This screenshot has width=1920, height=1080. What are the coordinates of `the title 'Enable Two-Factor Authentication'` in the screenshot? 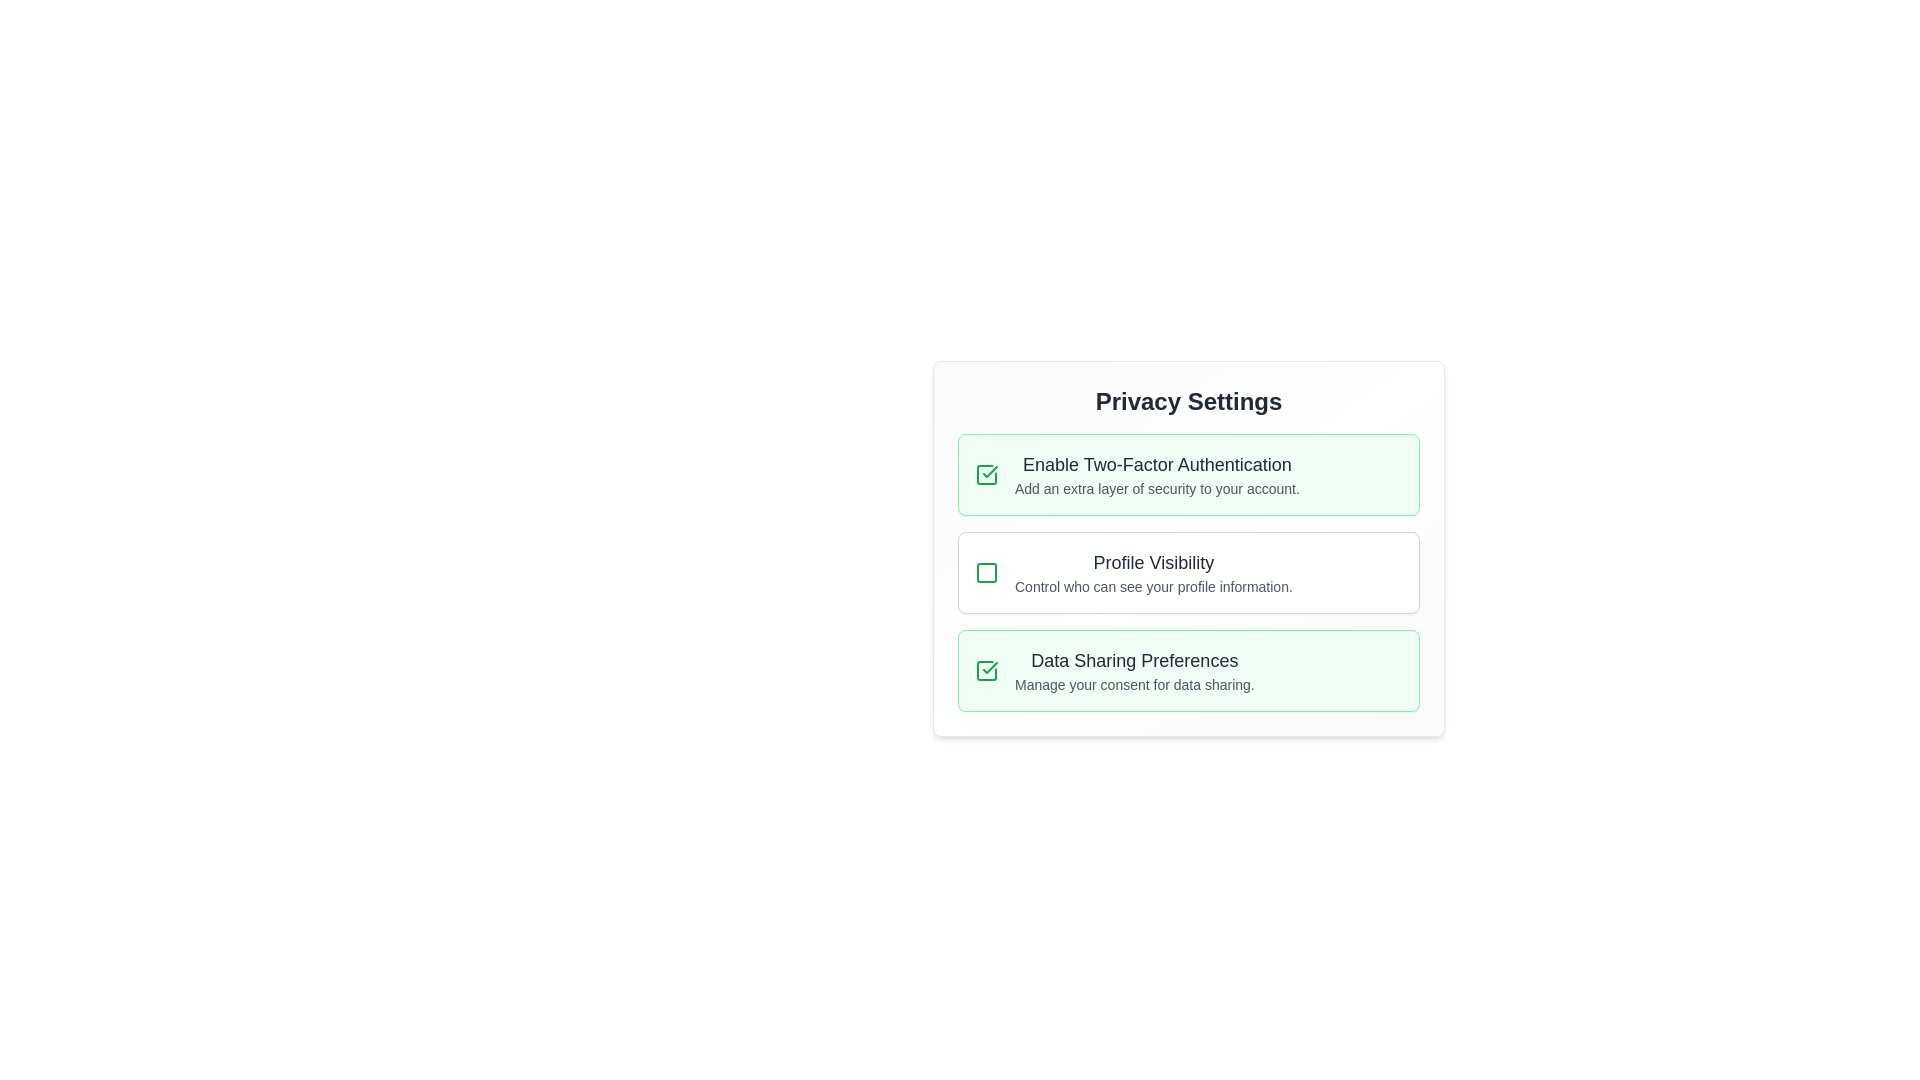 It's located at (1157, 474).